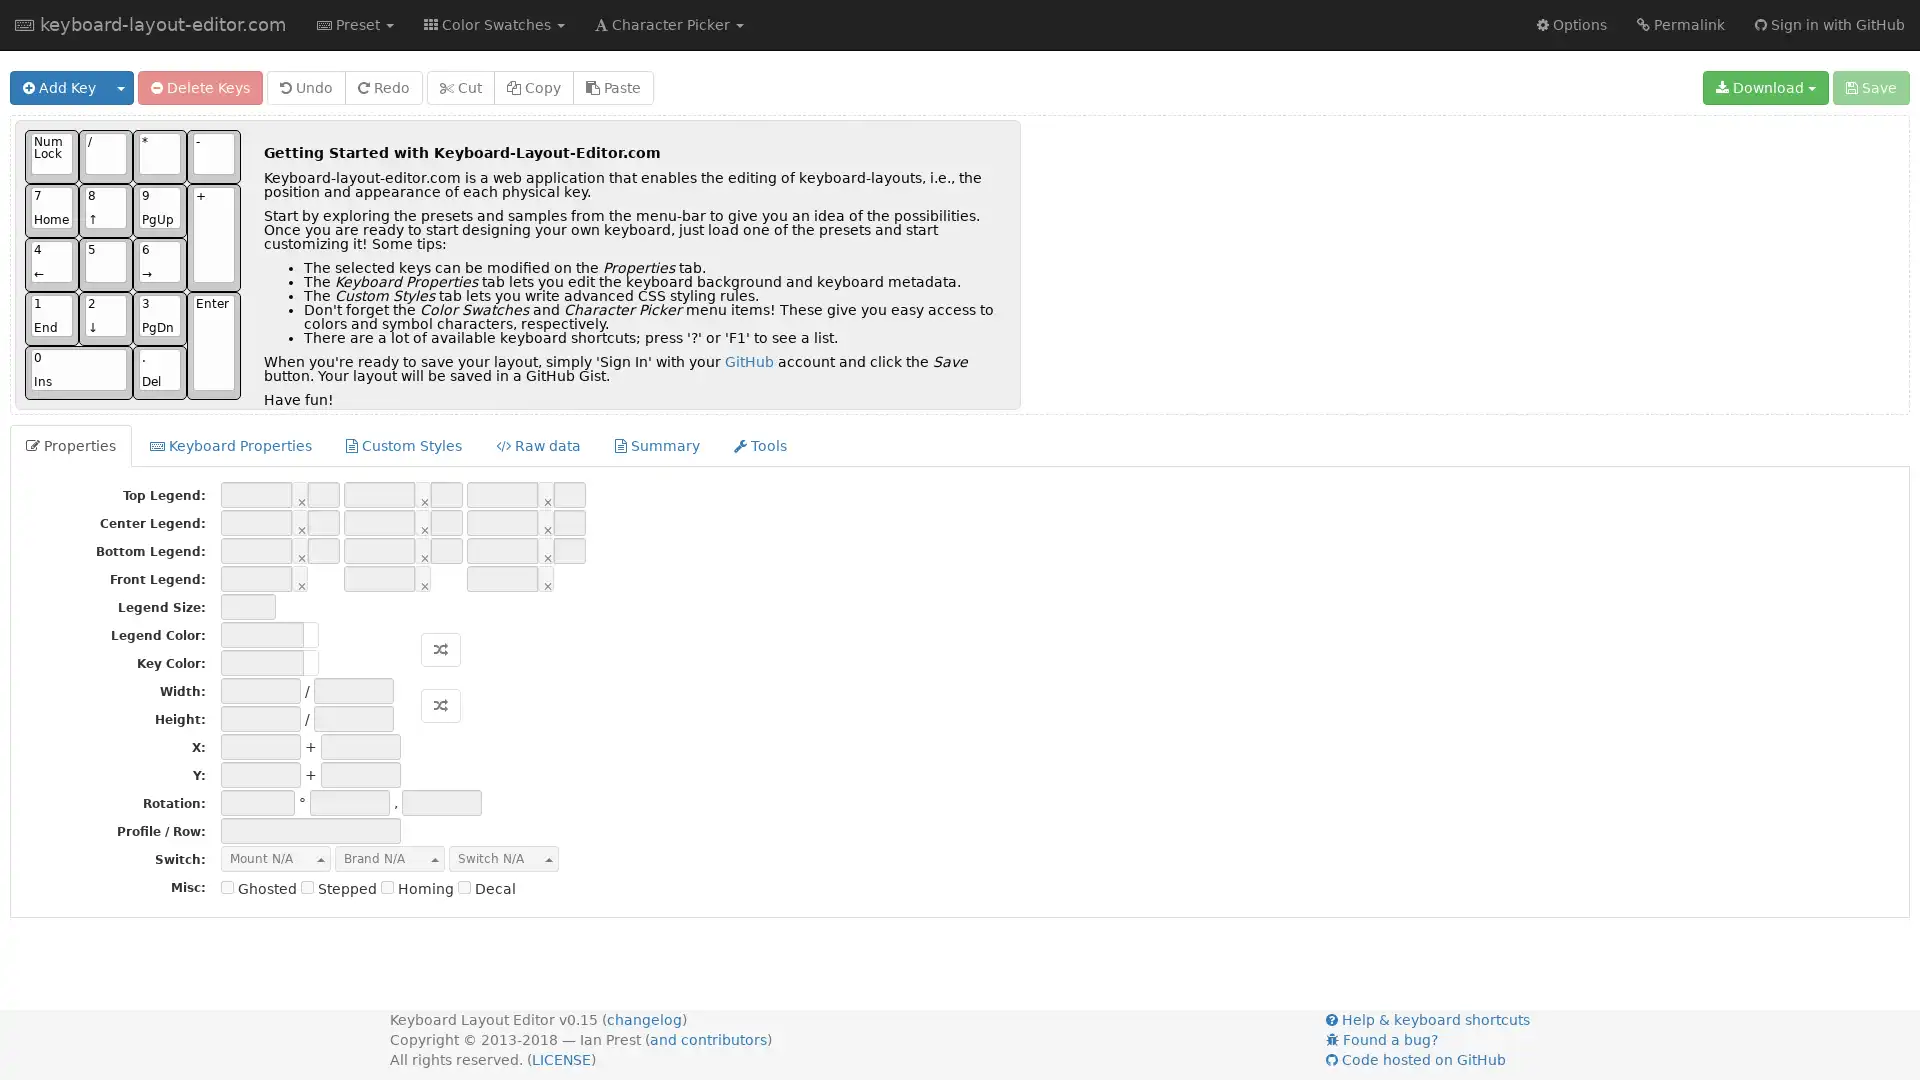  I want to click on Cut, so click(459, 87).